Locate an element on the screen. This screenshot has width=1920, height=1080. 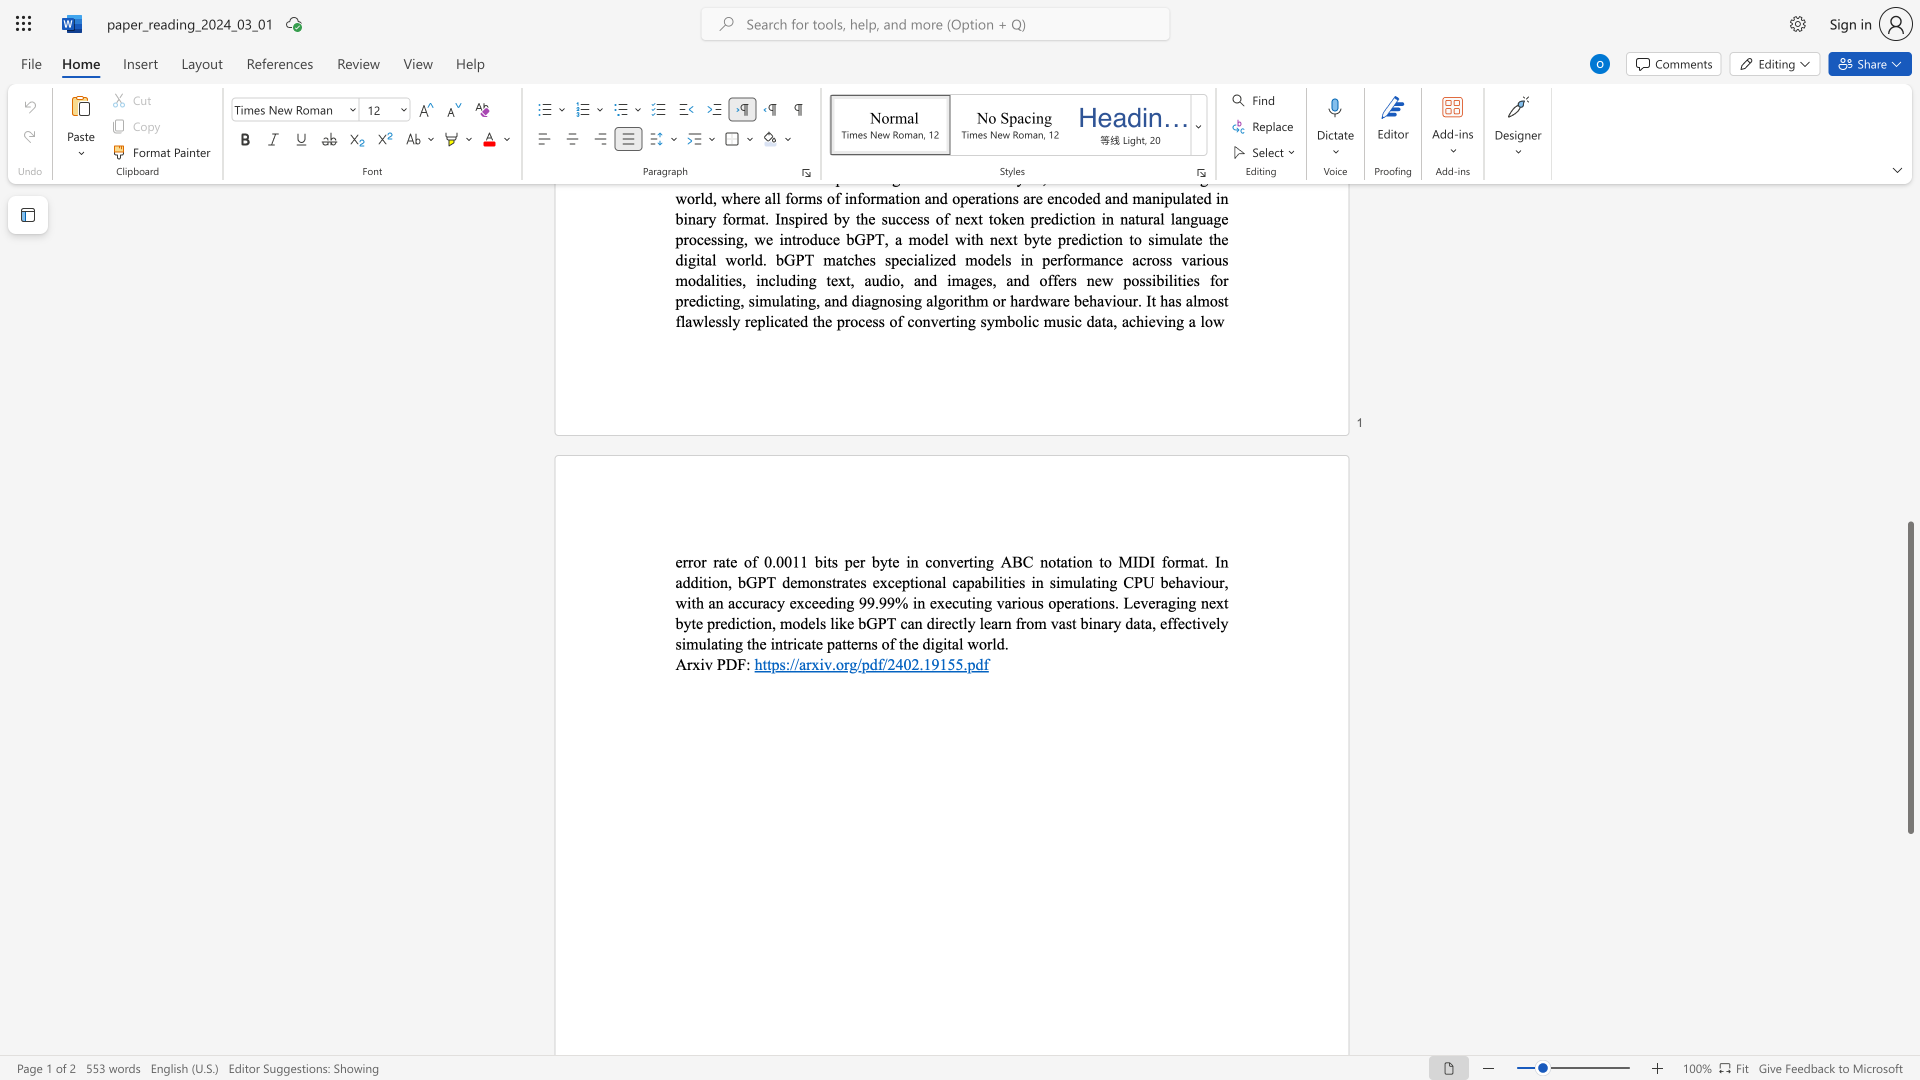
the scrollbar to adjust the page upward is located at coordinates (1909, 450).